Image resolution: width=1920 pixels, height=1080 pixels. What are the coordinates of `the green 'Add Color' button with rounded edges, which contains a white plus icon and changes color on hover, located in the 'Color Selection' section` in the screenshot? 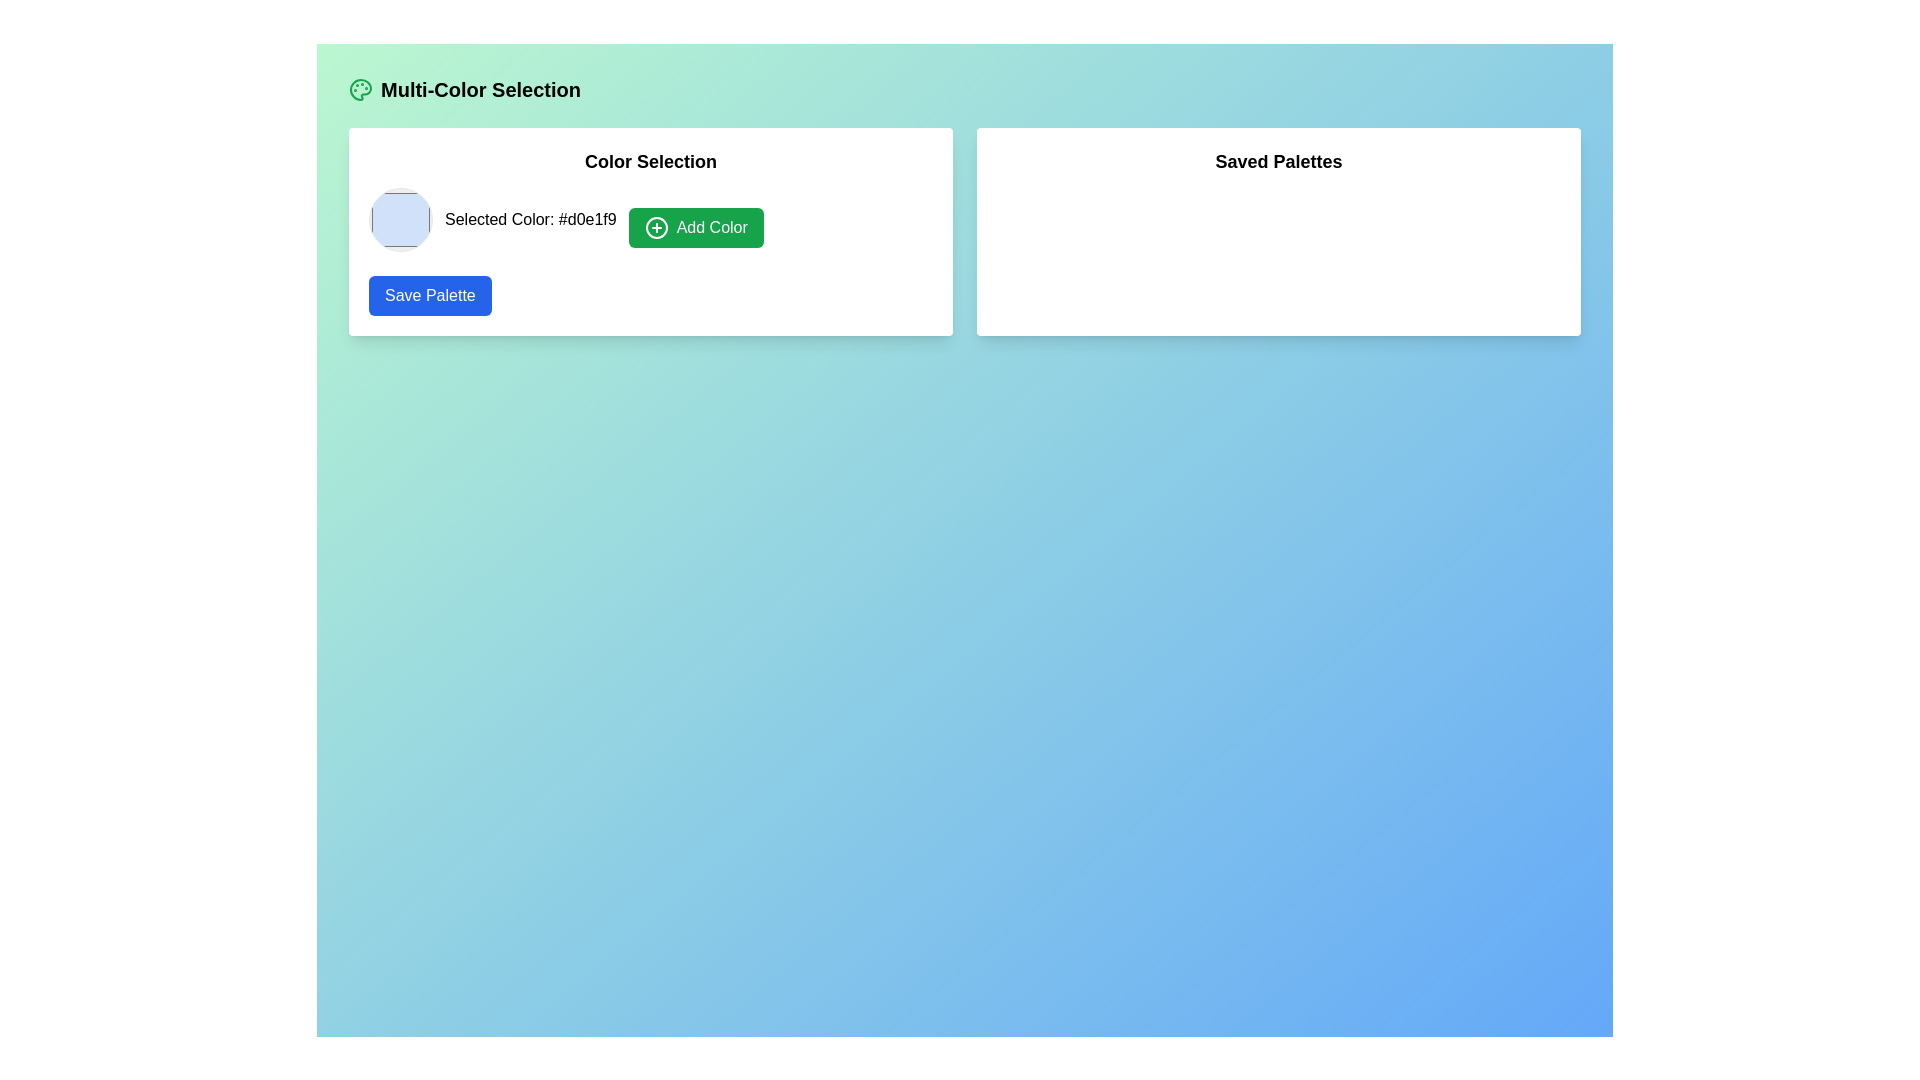 It's located at (696, 226).